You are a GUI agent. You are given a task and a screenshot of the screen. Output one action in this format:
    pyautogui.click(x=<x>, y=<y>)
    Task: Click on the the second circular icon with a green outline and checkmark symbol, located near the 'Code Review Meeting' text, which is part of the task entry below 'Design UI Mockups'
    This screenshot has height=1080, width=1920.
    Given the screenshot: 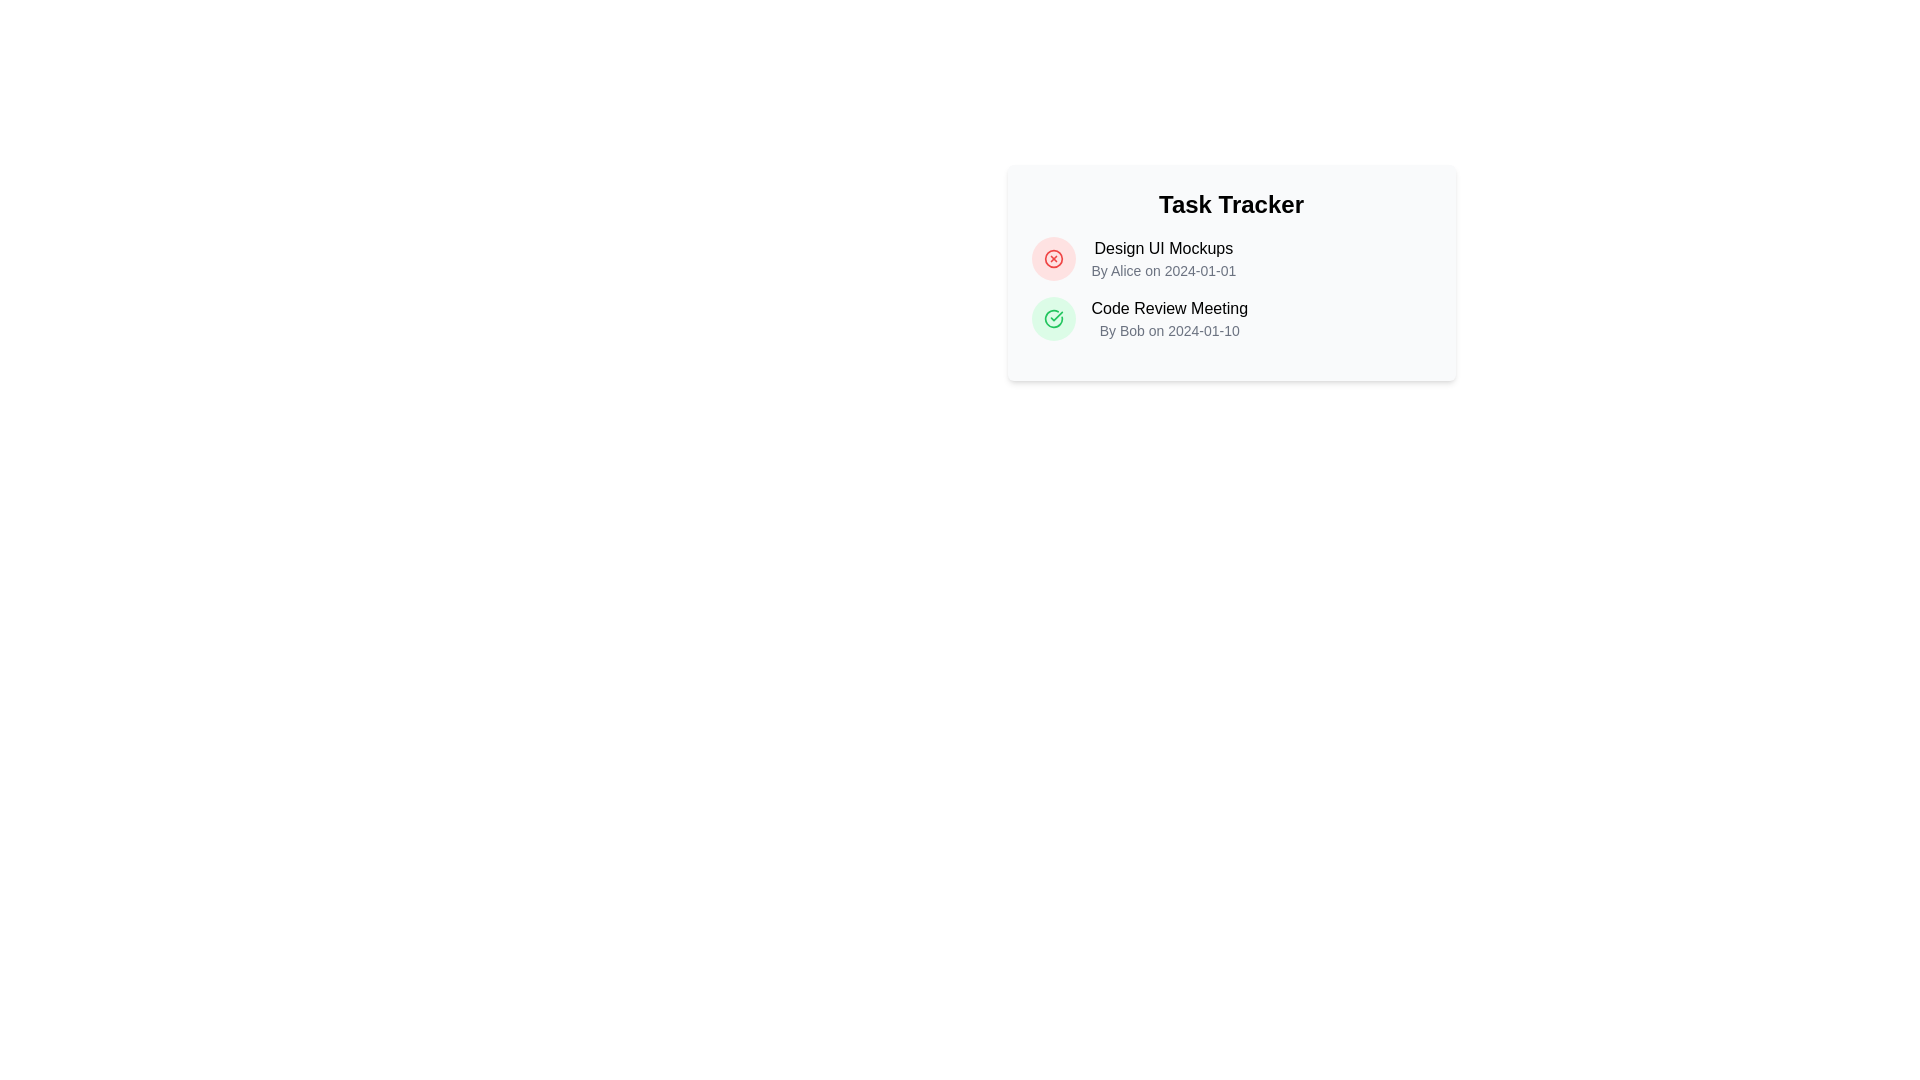 What is the action you would take?
    pyautogui.click(x=1052, y=318)
    